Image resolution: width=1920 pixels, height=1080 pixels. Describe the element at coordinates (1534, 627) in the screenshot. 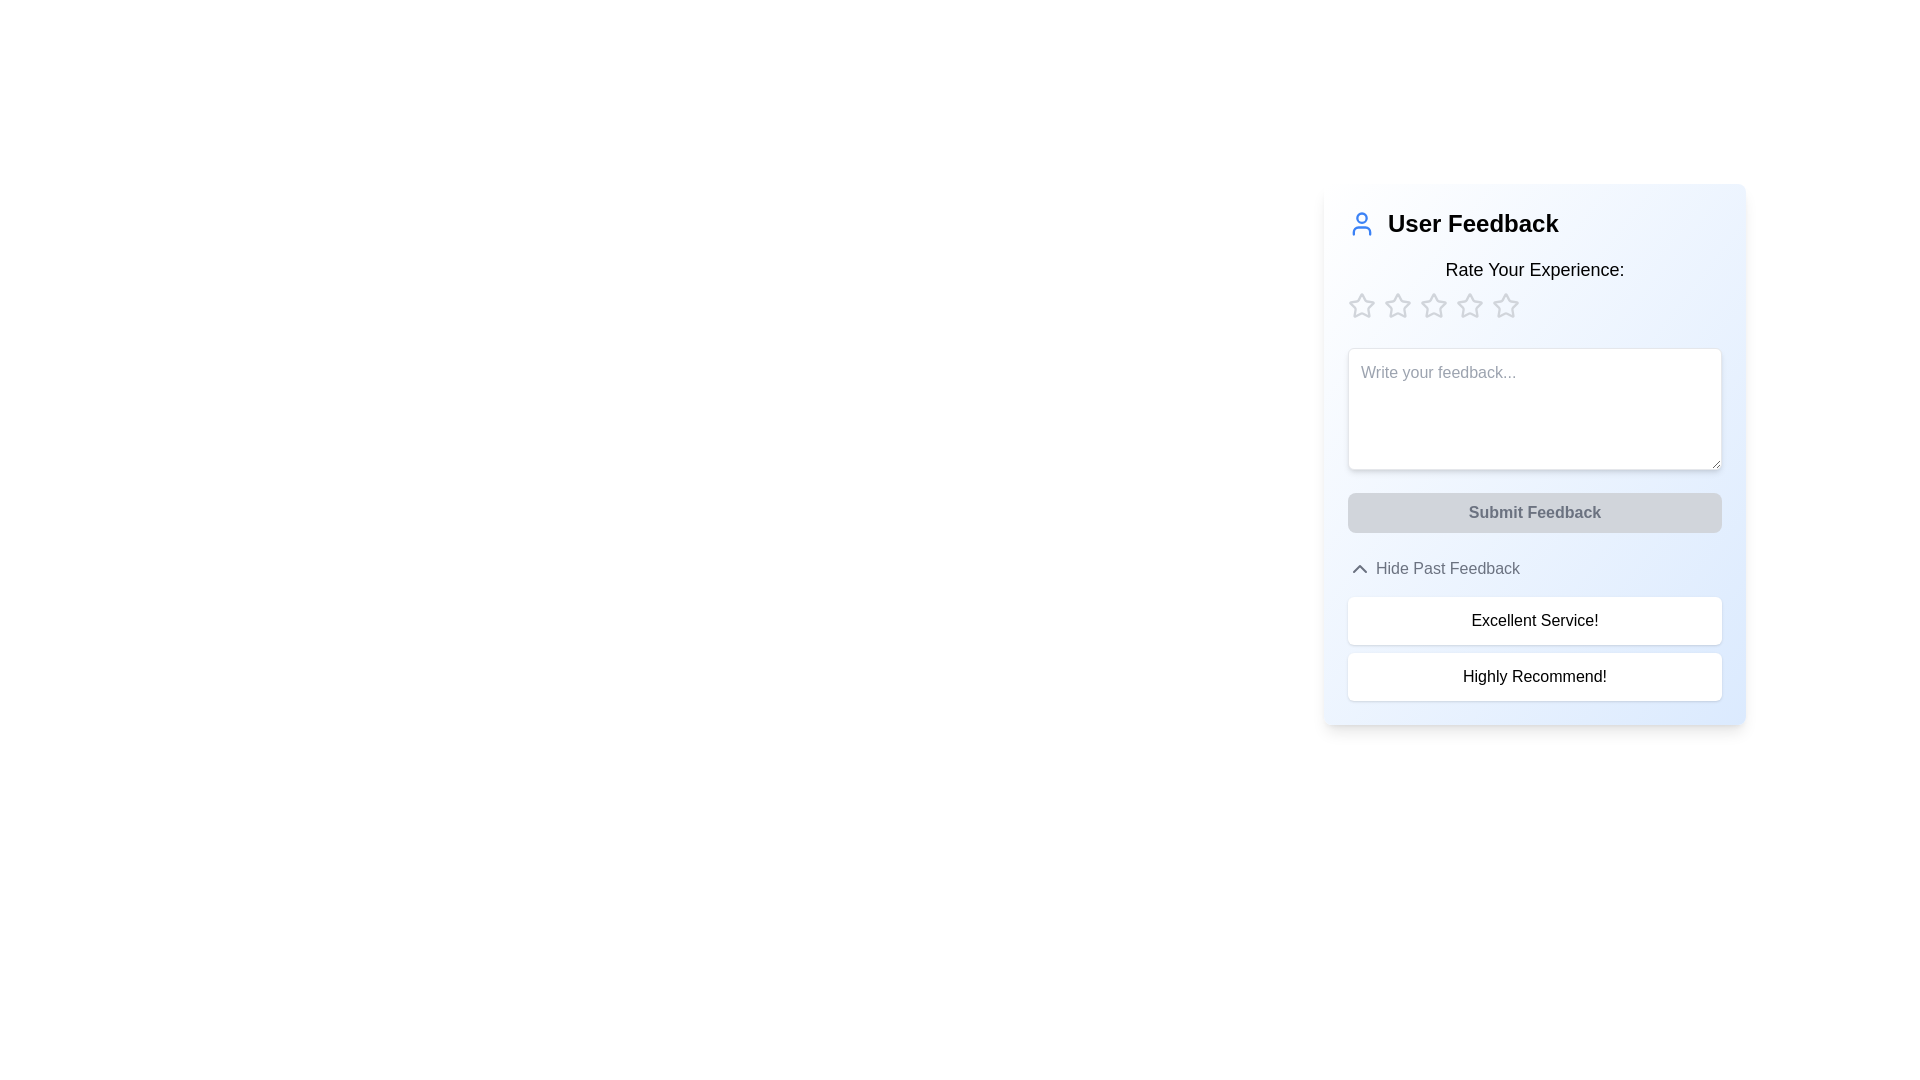

I see `the static text display element showing 'Excellent Service!' which is located under the heading 'Hide Past Feedback'` at that location.